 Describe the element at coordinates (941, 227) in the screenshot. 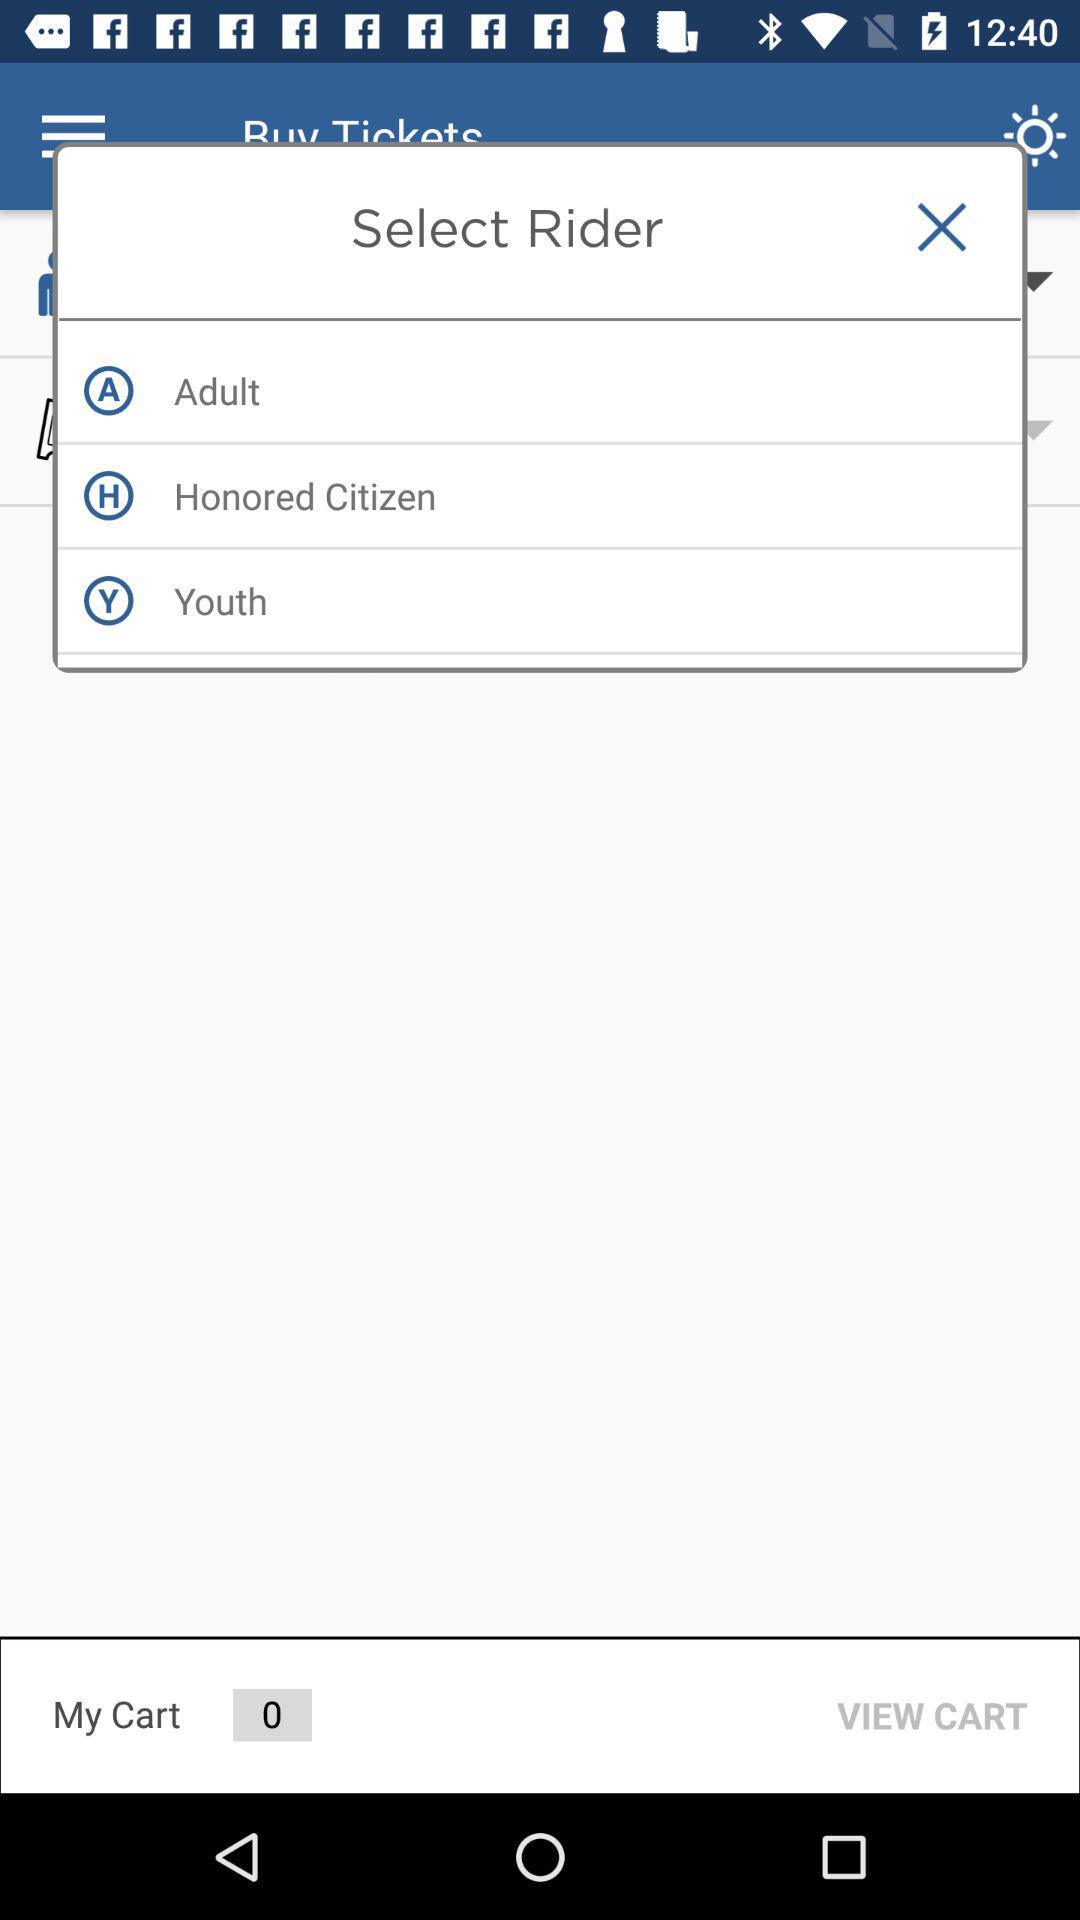

I see `the item next to the select rider` at that location.